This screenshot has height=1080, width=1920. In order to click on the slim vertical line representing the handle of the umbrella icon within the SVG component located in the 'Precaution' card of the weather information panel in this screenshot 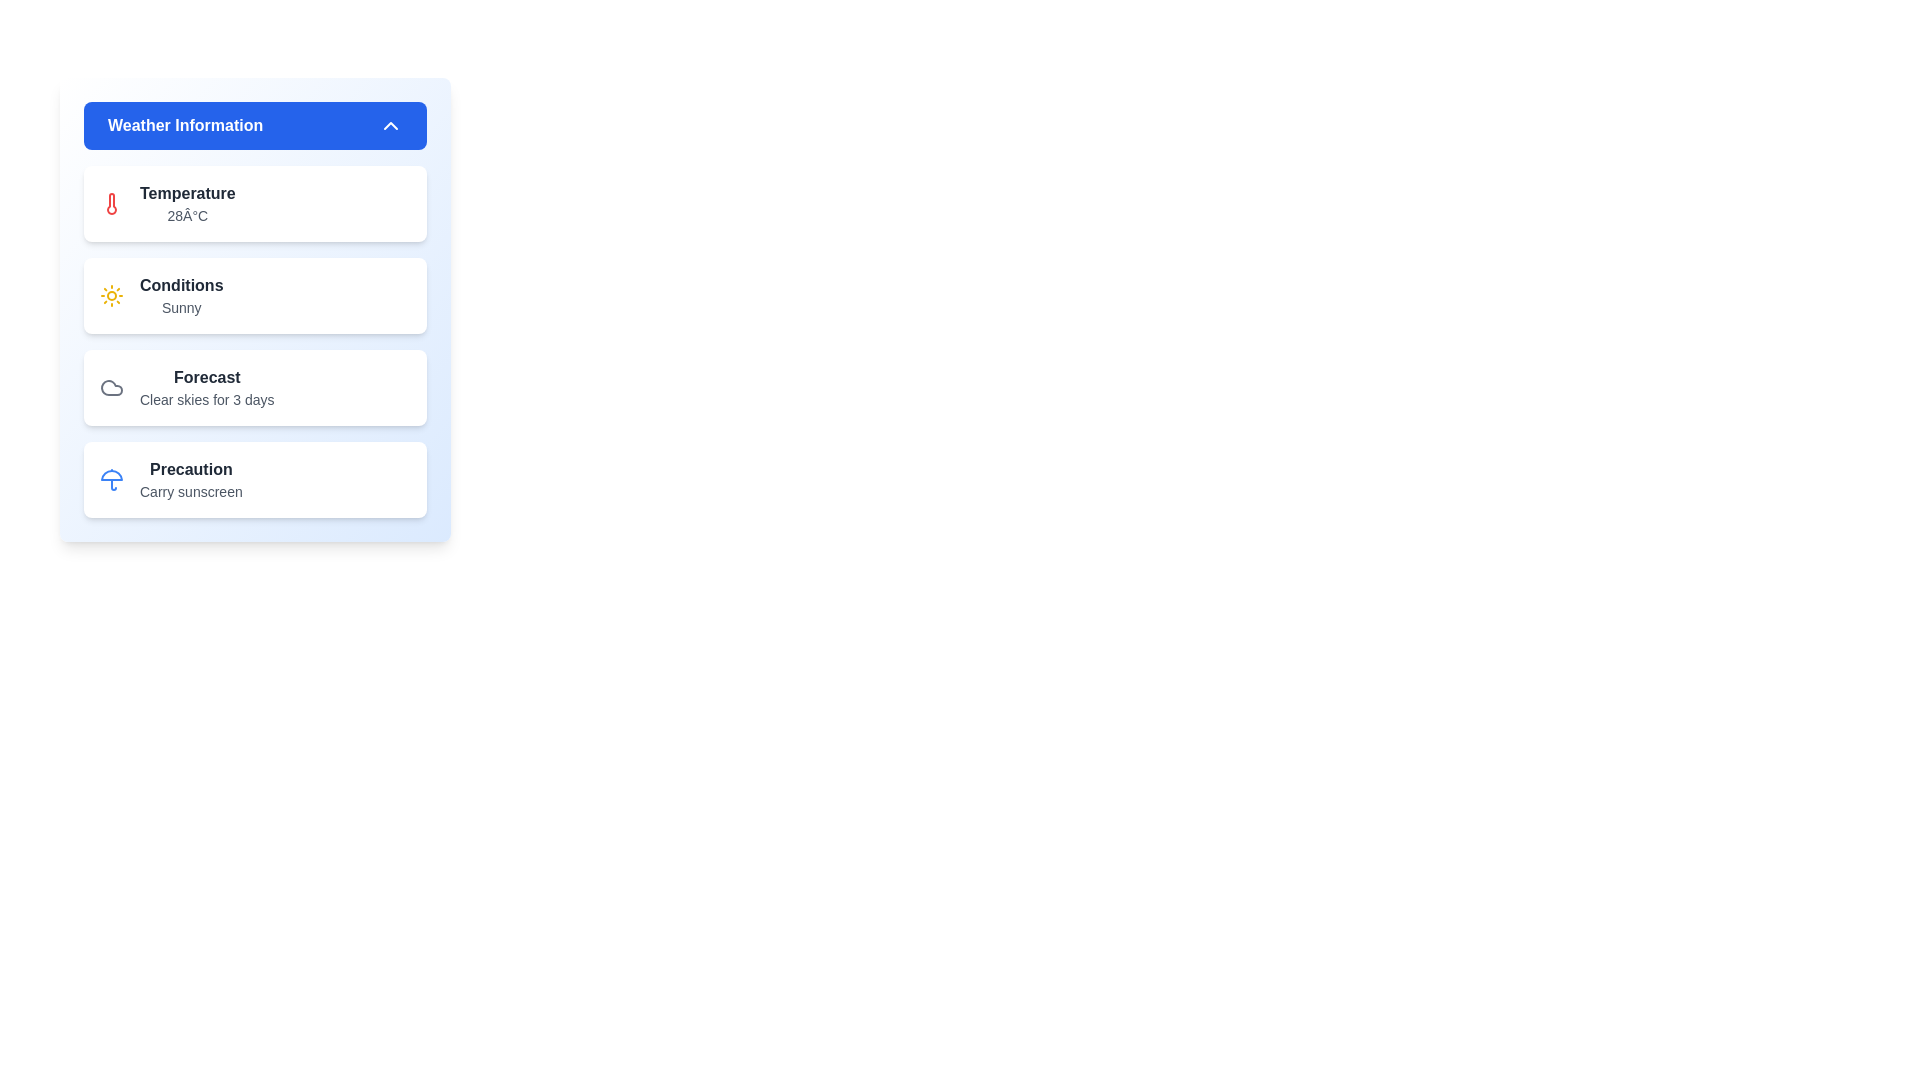, I will do `click(113, 485)`.